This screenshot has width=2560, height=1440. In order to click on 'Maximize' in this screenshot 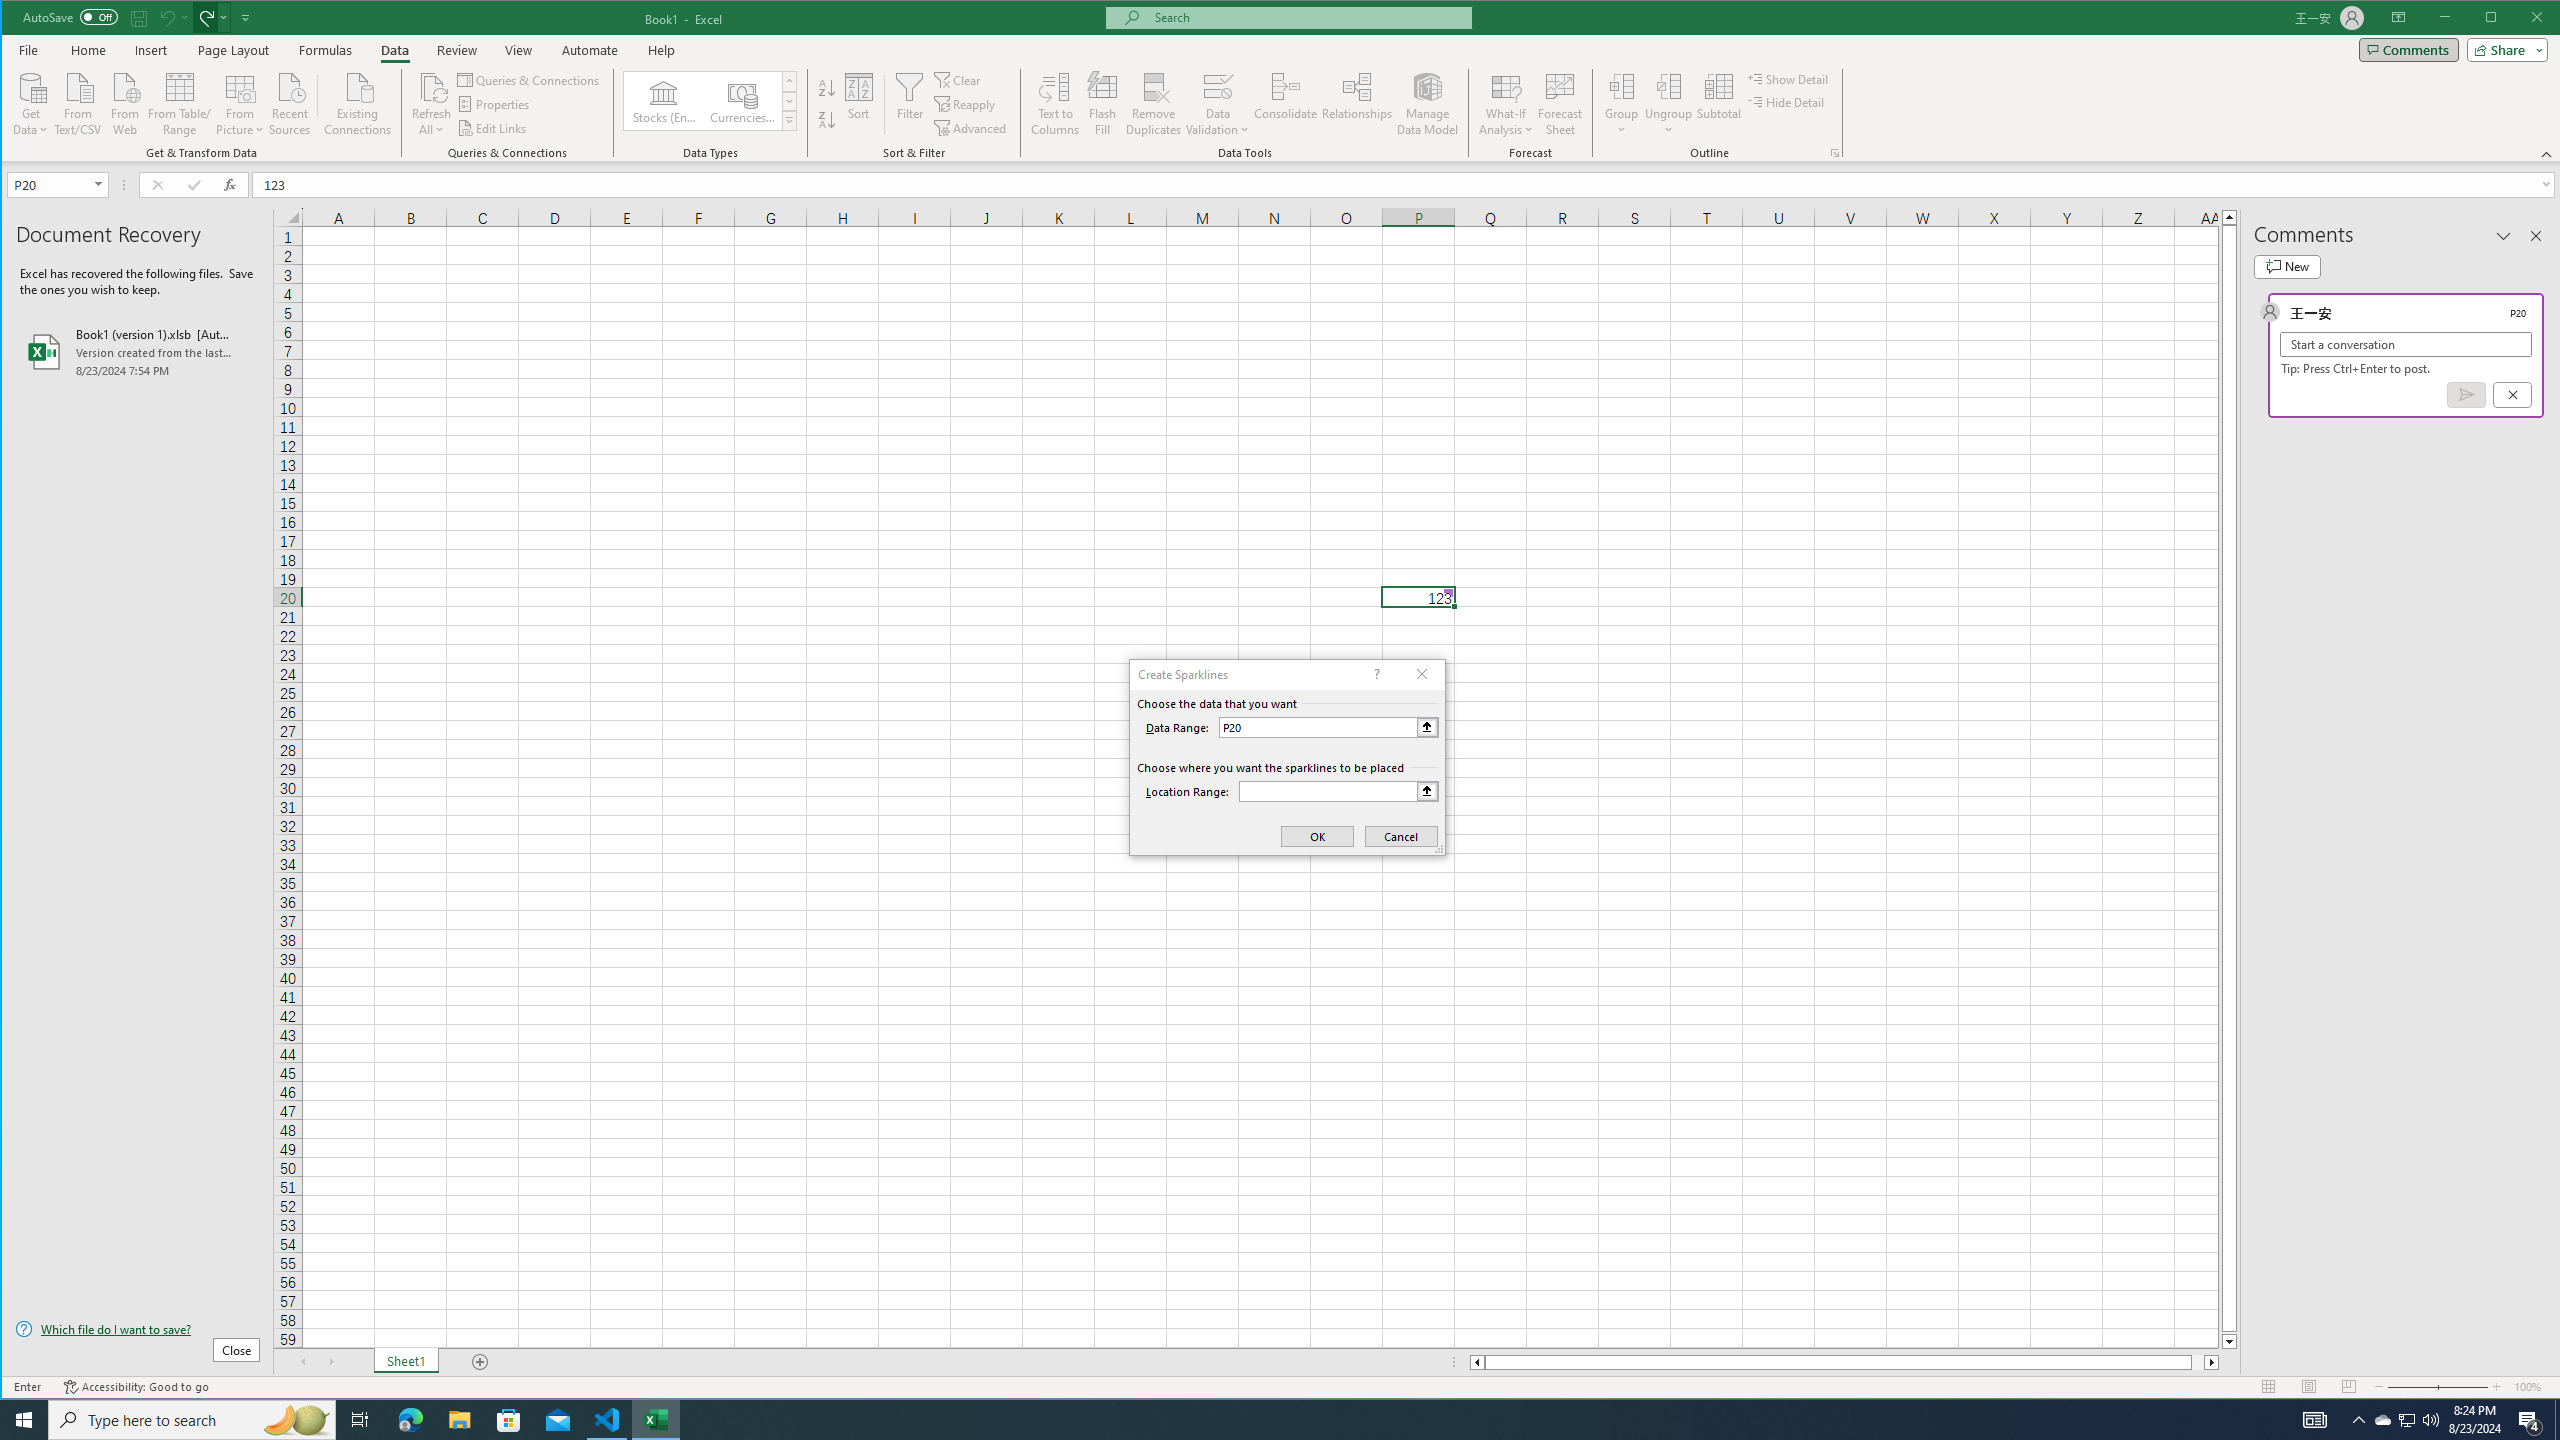, I will do `click(2519, 19)`.